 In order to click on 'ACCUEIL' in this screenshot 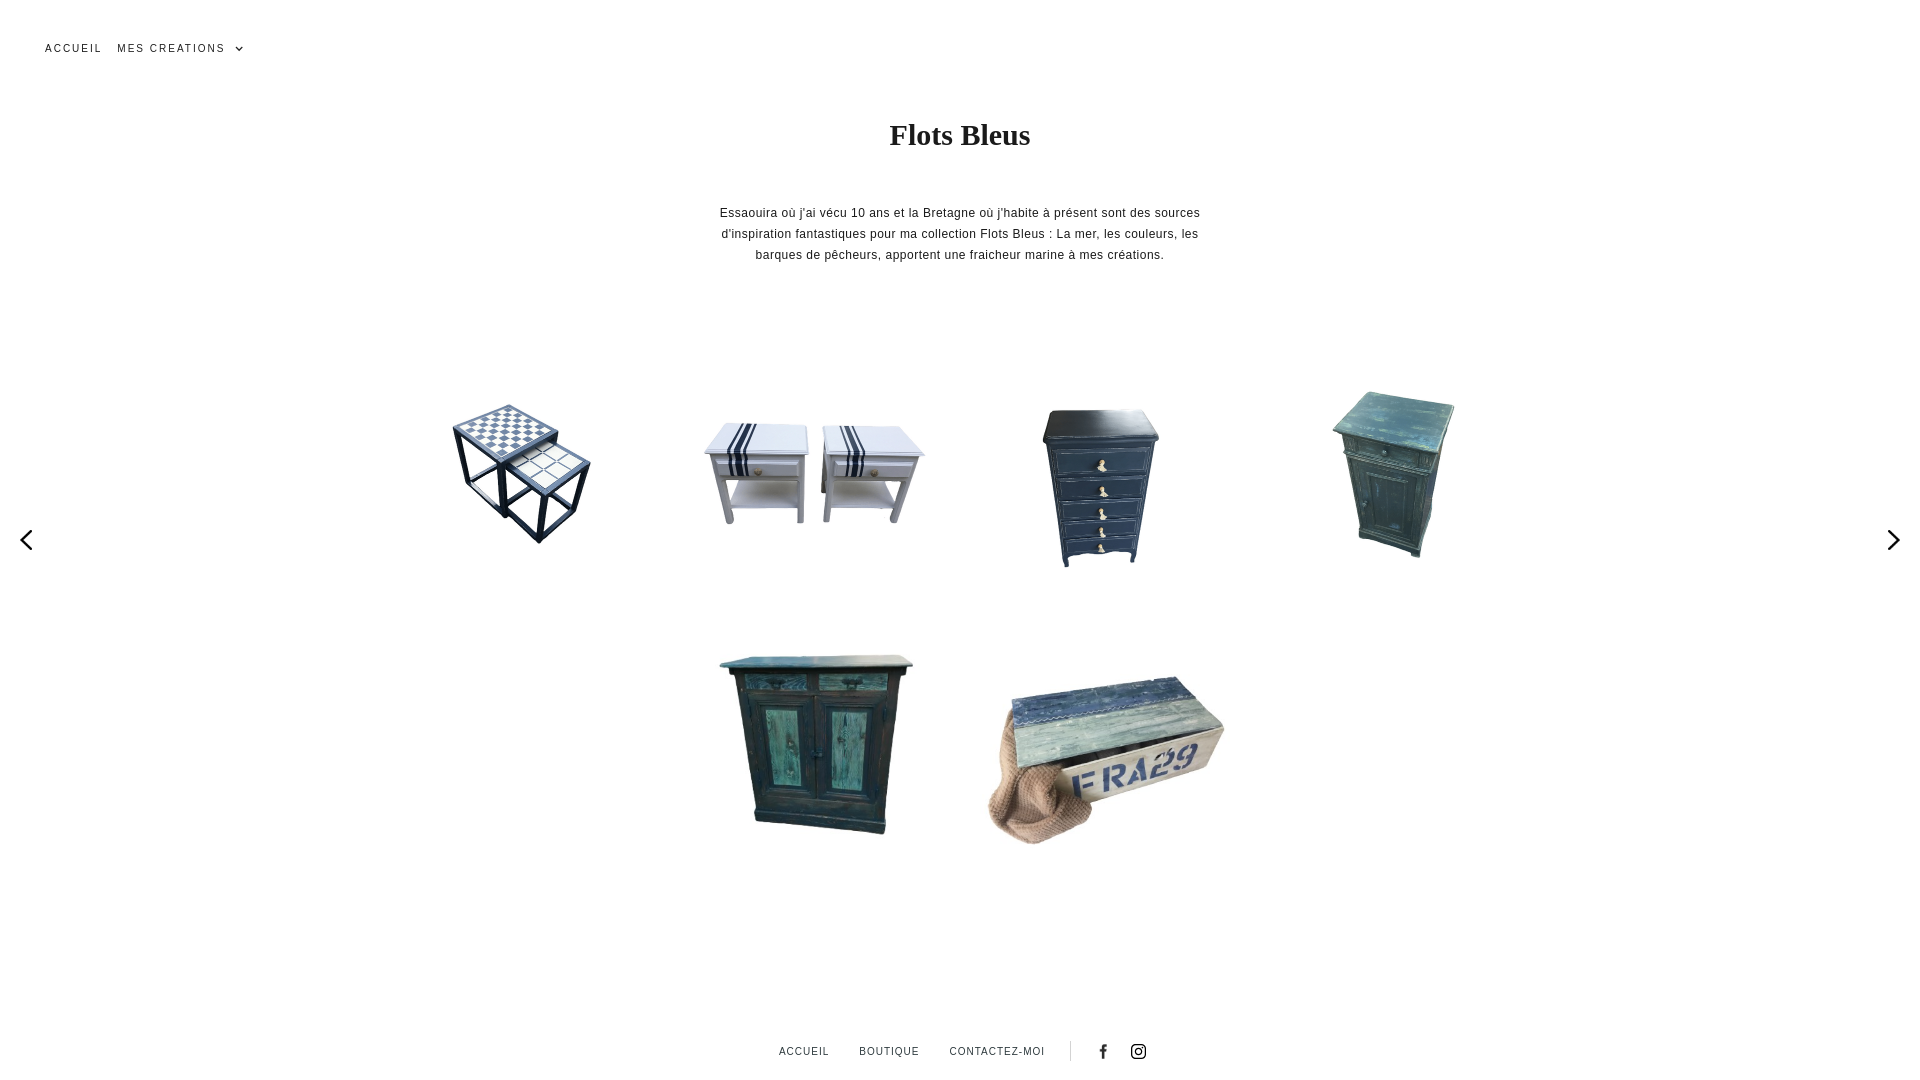, I will do `click(73, 48)`.